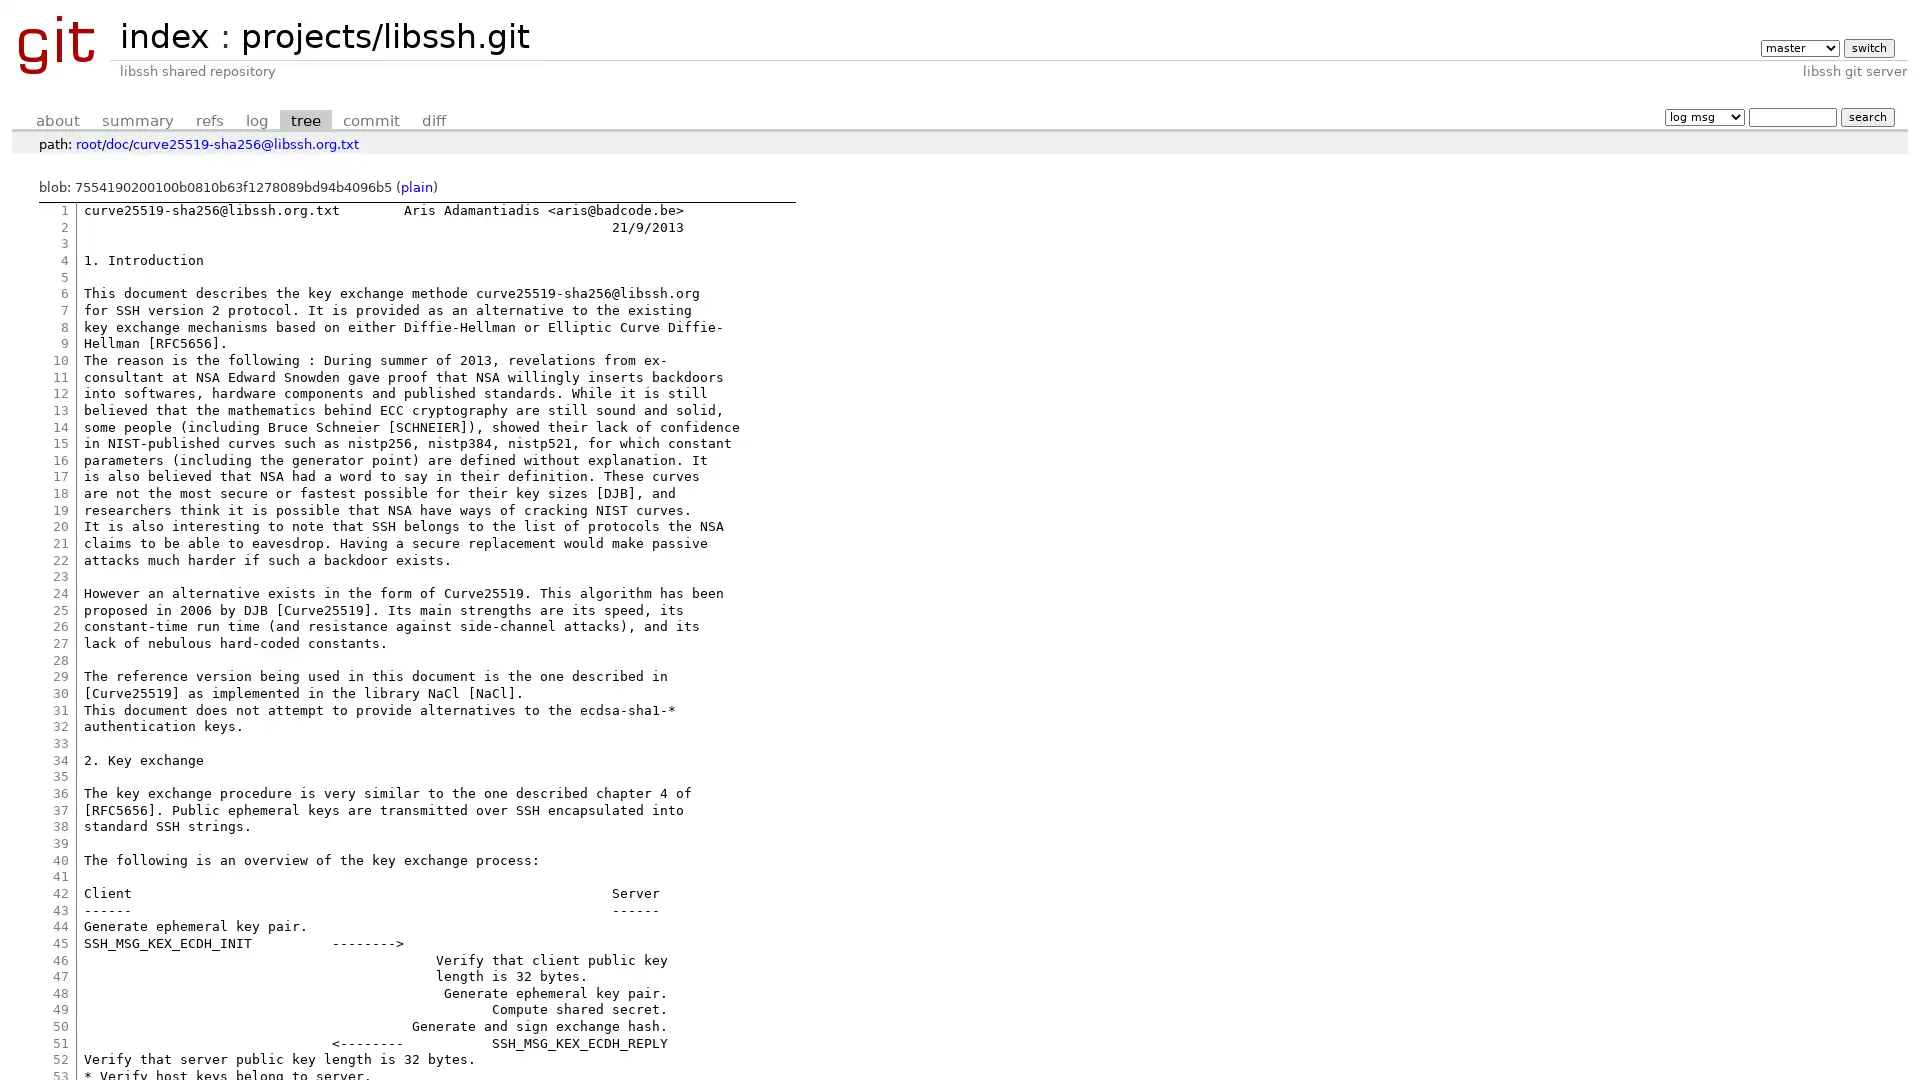  Describe the element at coordinates (1867, 47) in the screenshot. I see `switch` at that location.